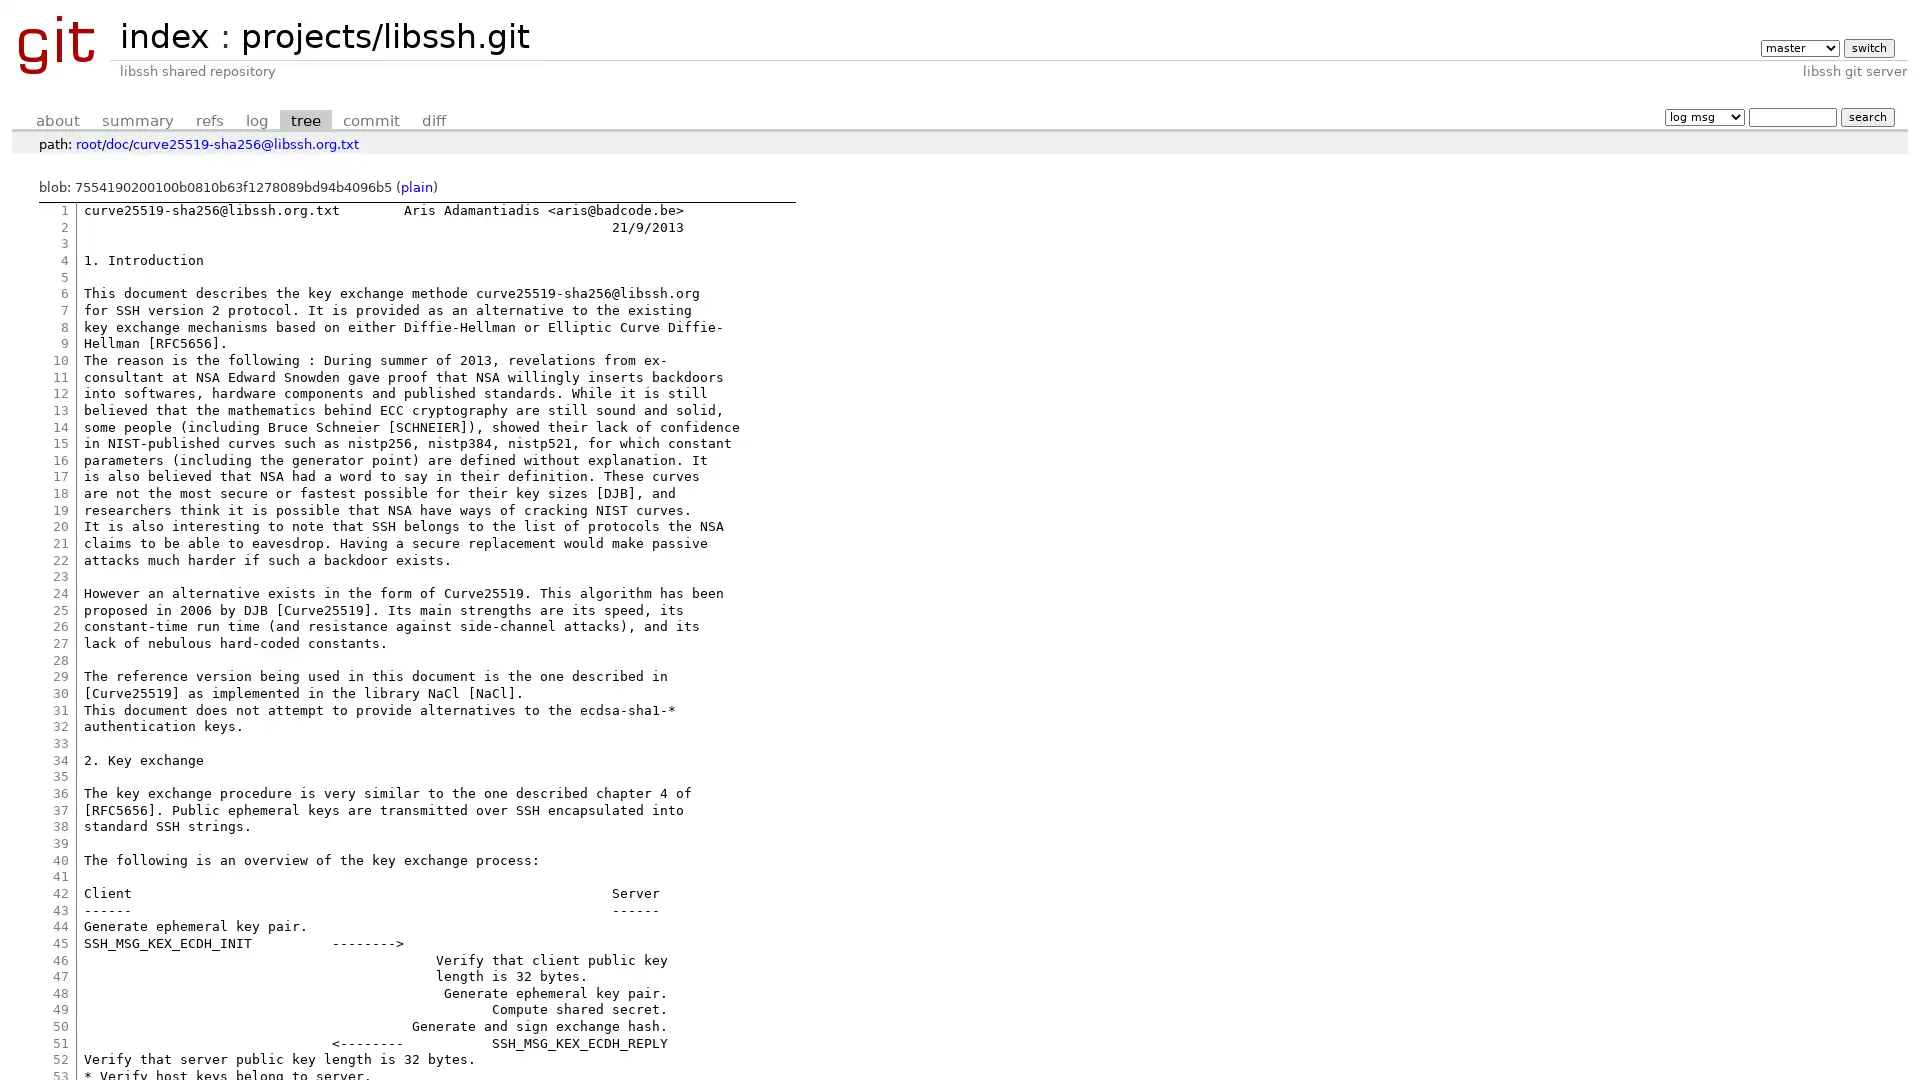  Describe the element at coordinates (1867, 47) in the screenshot. I see `switch` at that location.